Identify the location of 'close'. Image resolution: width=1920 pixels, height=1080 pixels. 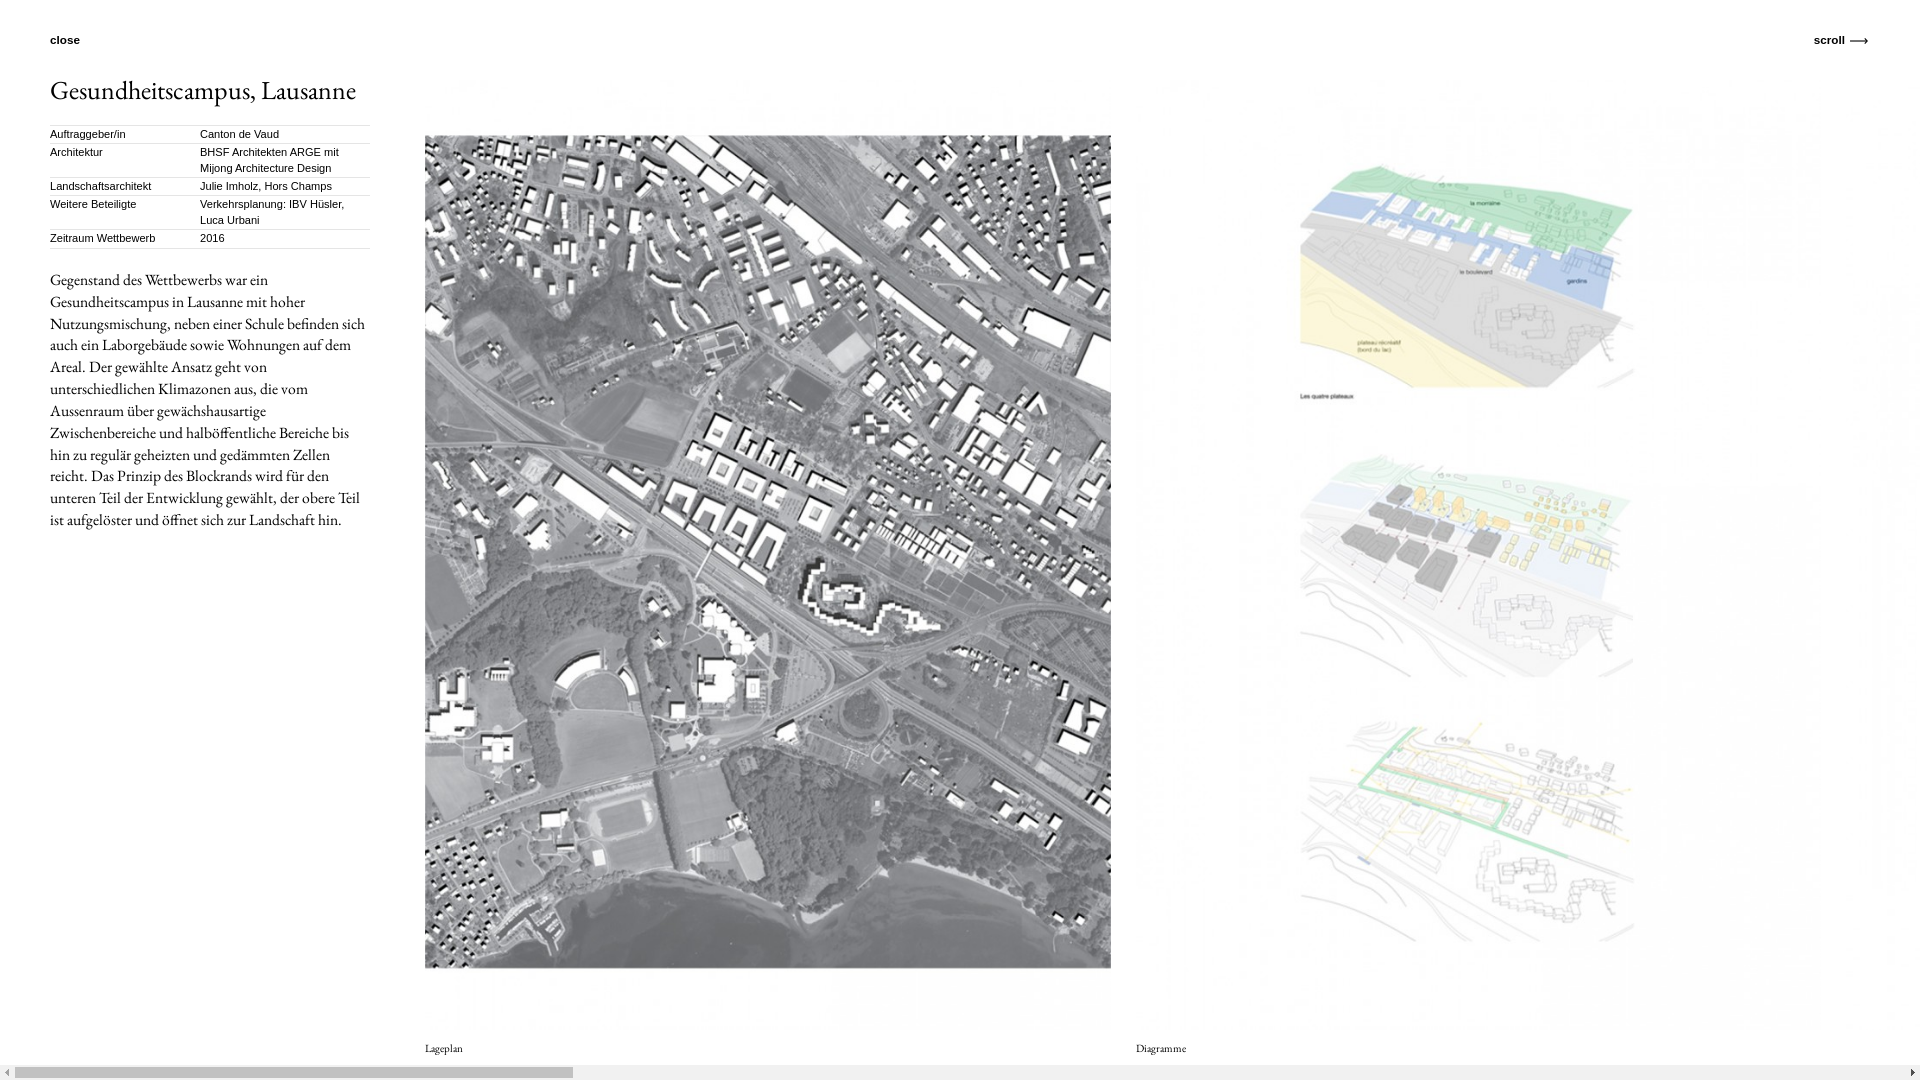
(75, 39).